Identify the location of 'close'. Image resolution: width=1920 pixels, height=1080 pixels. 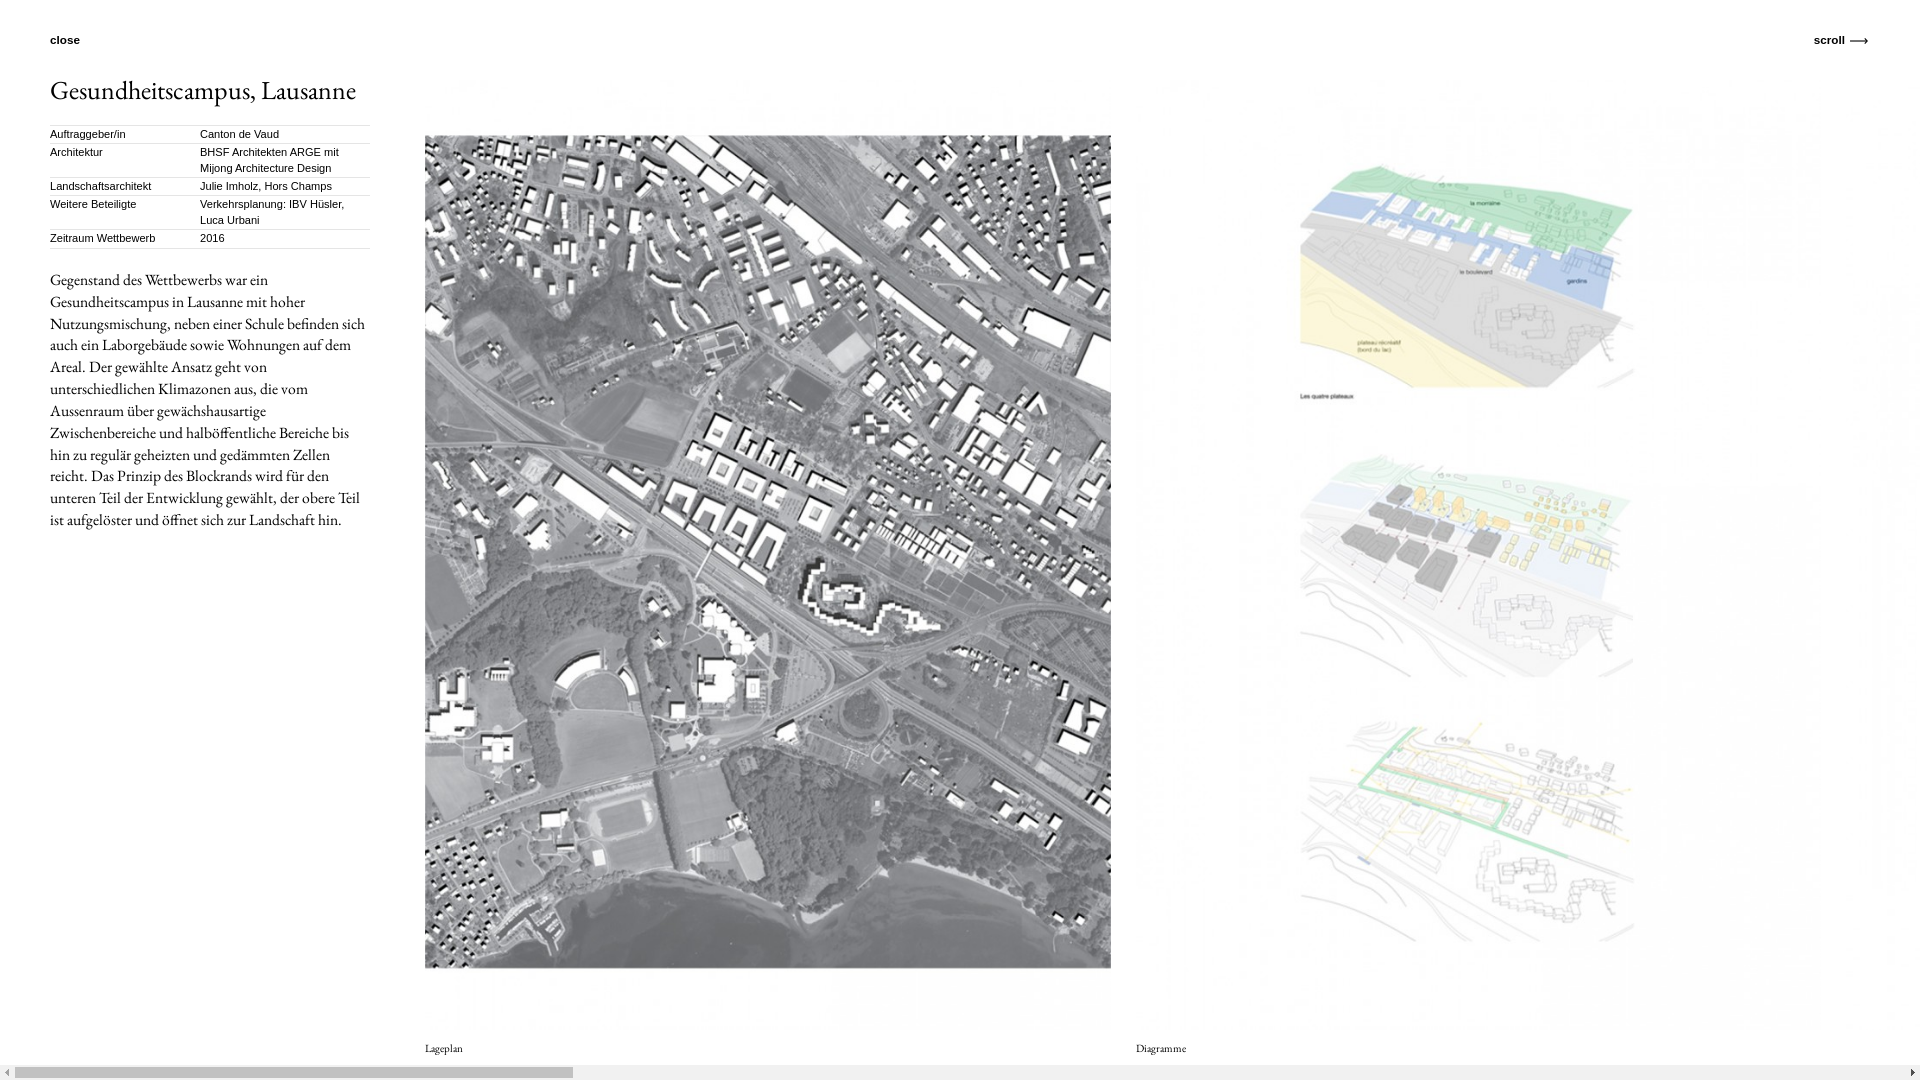
(75, 39).